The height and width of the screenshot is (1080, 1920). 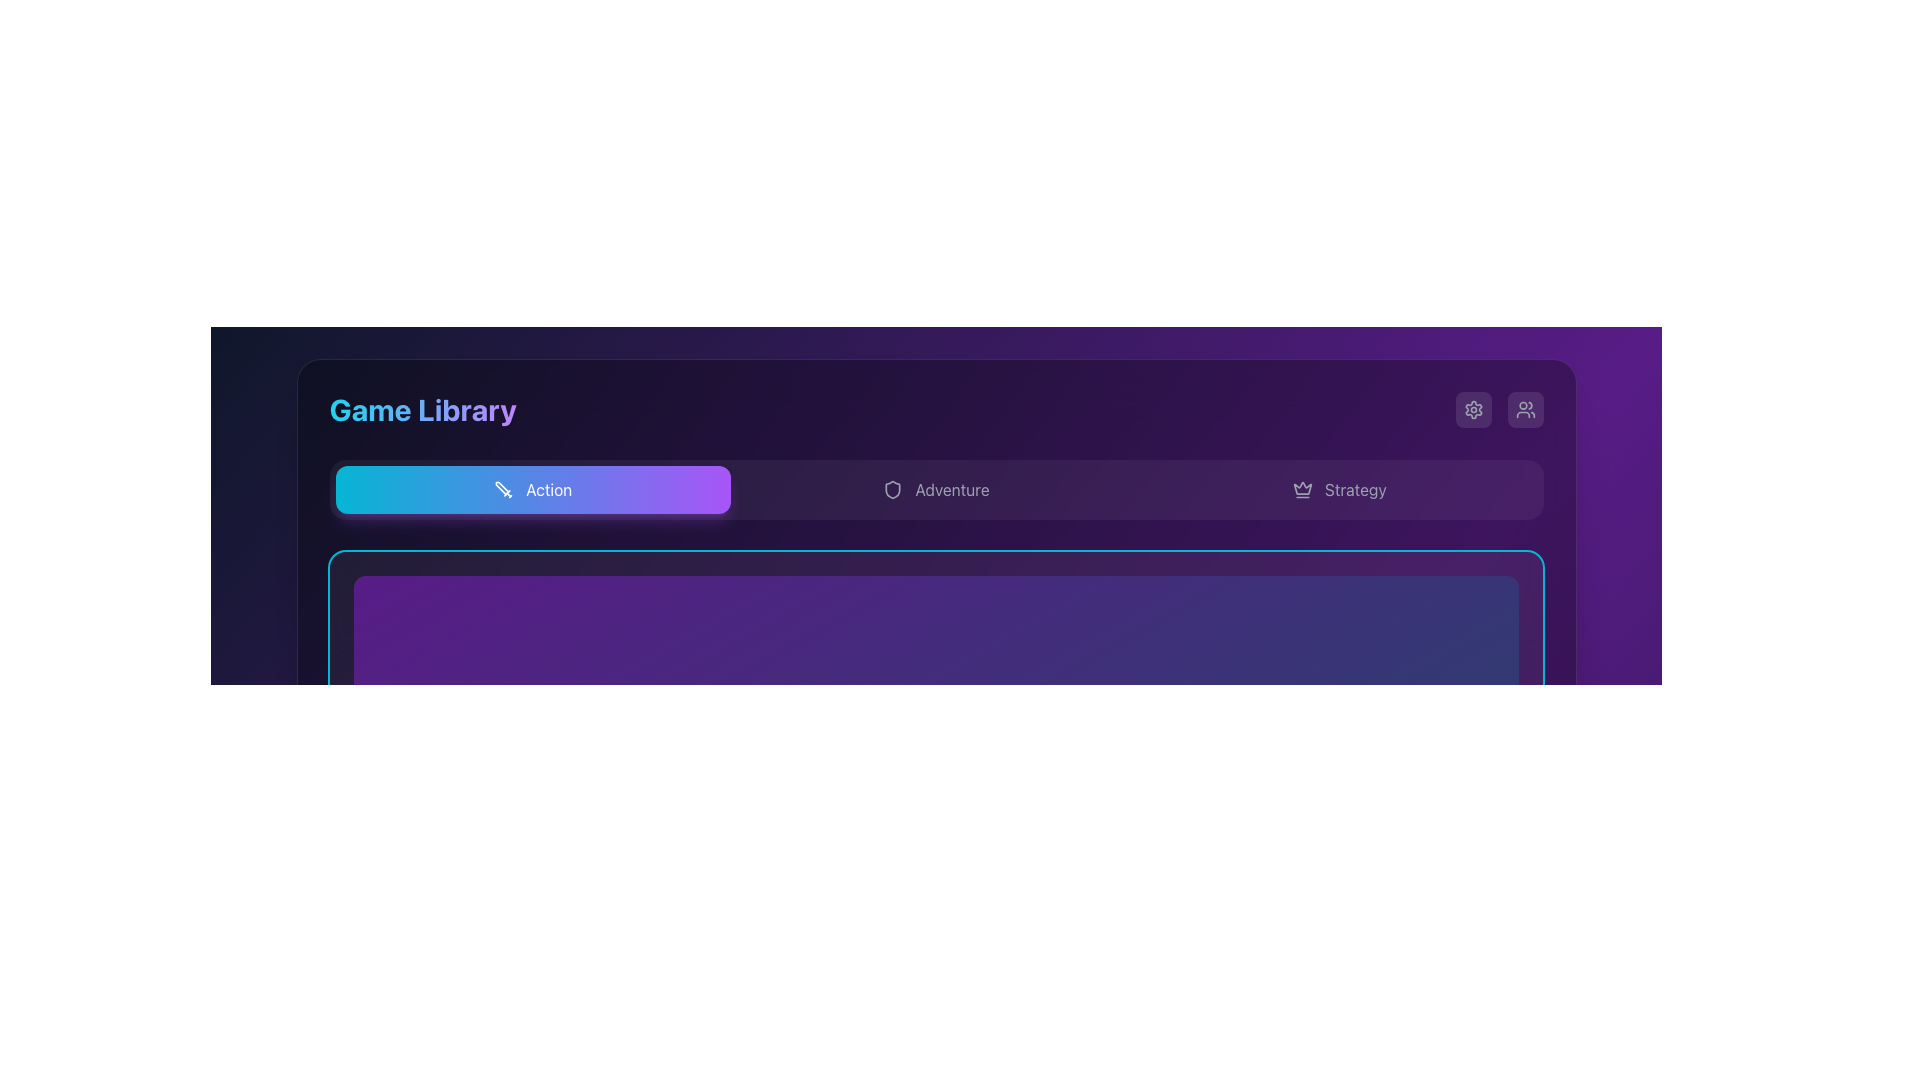 I want to click on the small rounded rectangular button with a gray background and a user icon located at the top-right corner of the interface to observe its tooltip or effect, so click(x=1524, y=408).